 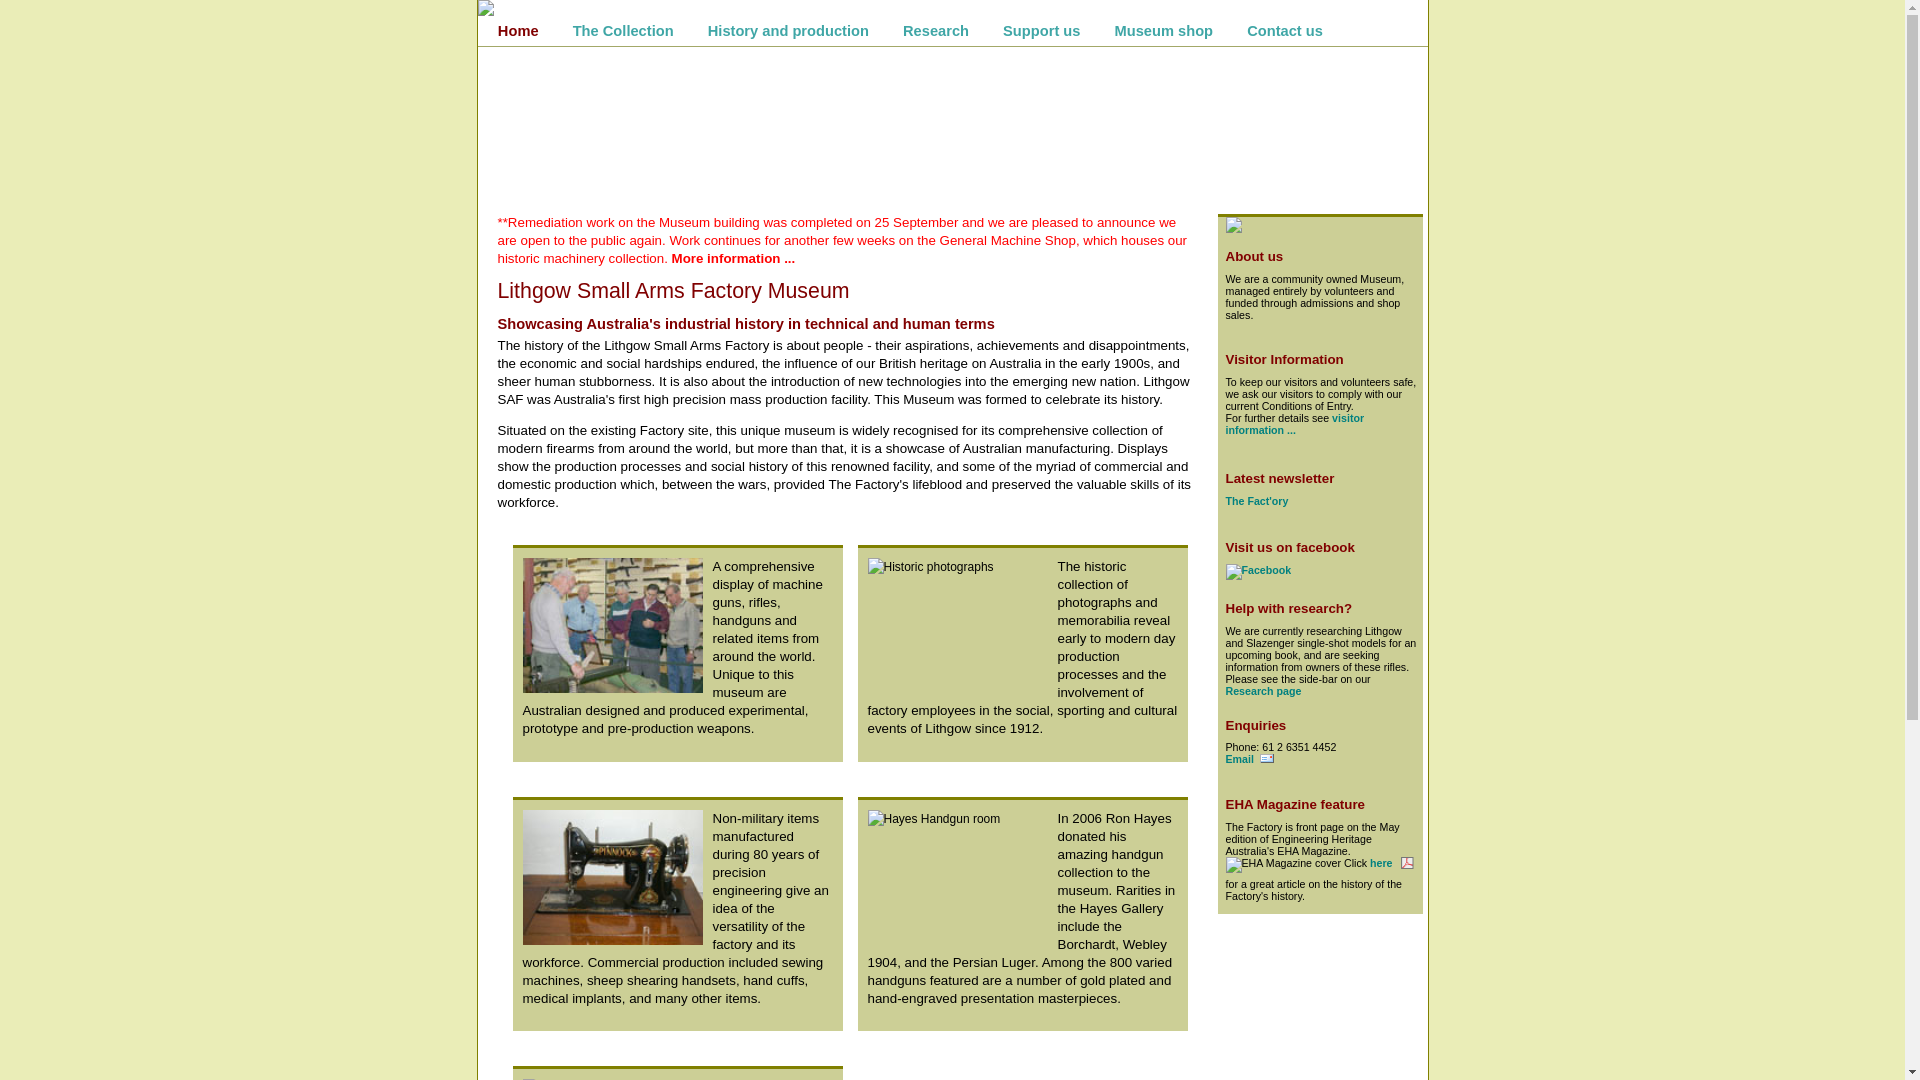 I want to click on 'Museum shop', so click(x=1164, y=30).